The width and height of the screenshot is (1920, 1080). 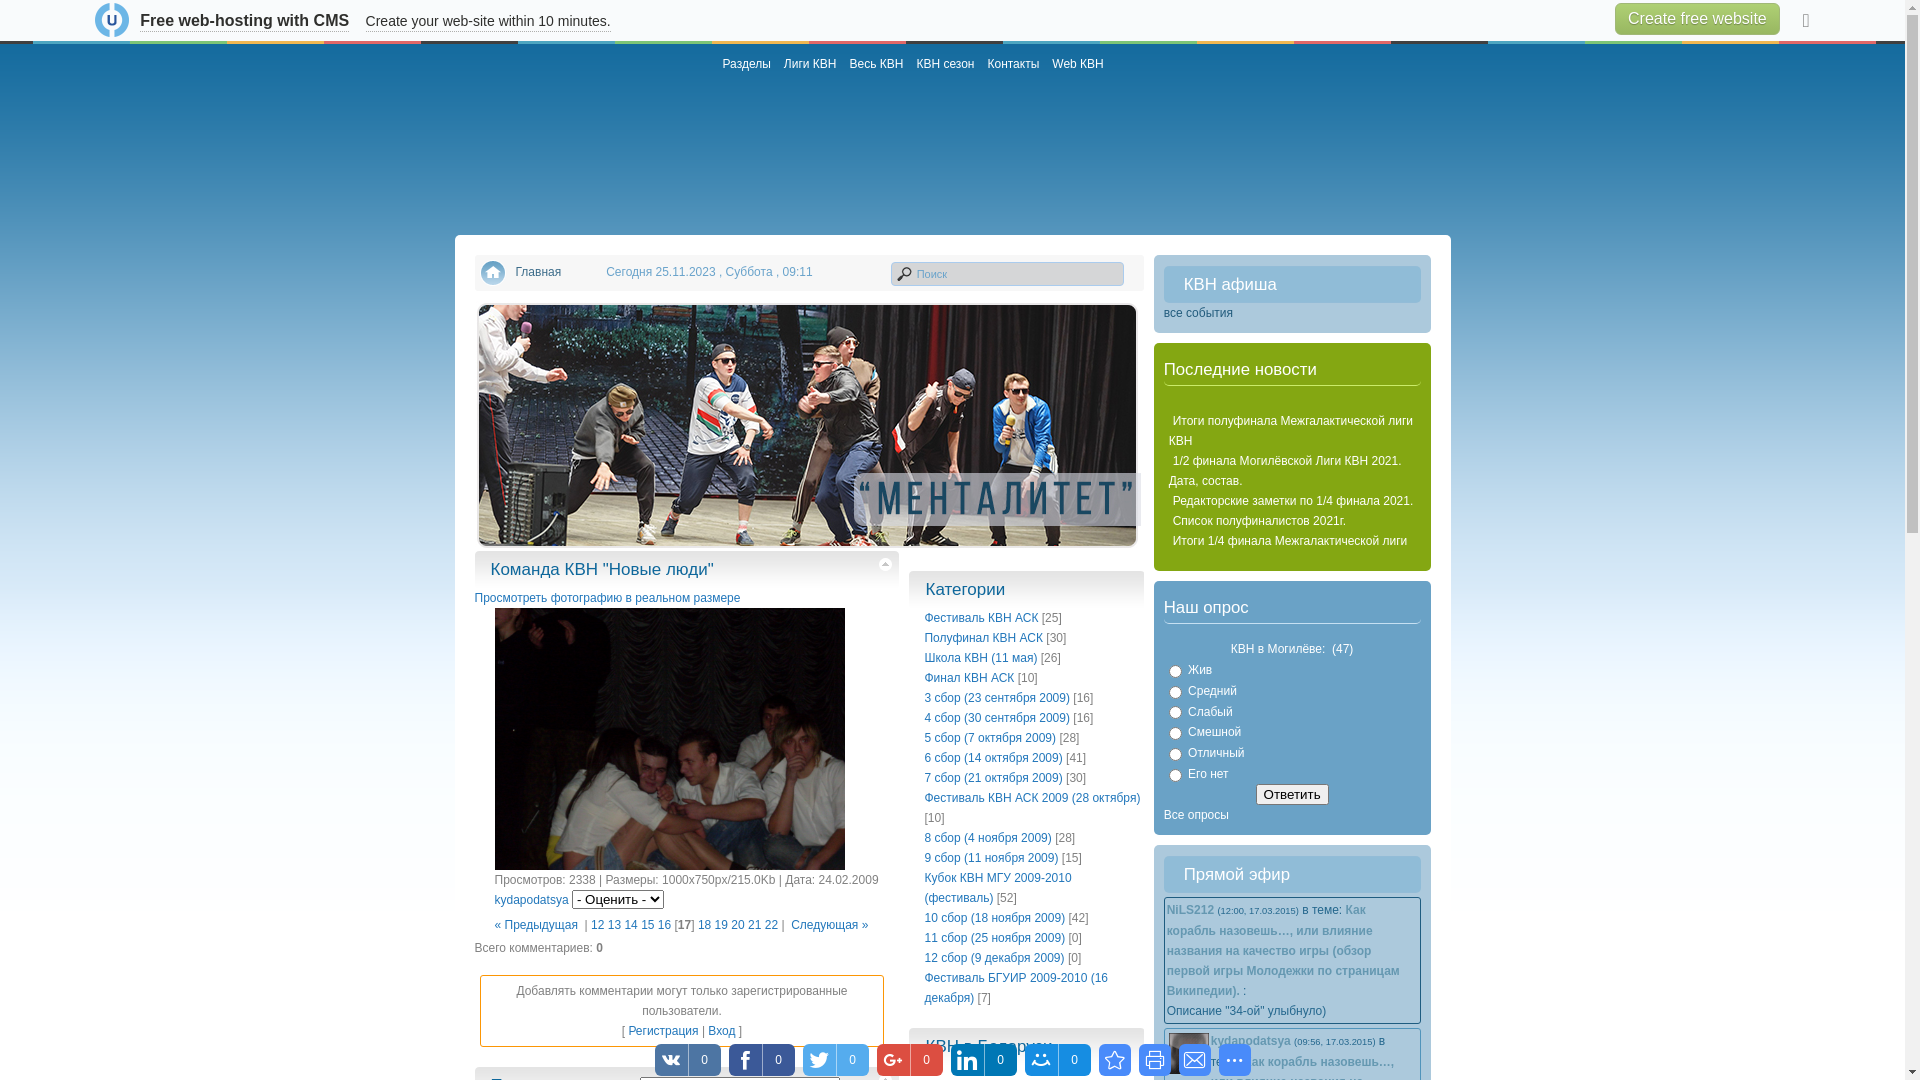 What do you see at coordinates (1209, 1040) in the screenshot?
I see `'kydapodatsya'` at bounding box center [1209, 1040].